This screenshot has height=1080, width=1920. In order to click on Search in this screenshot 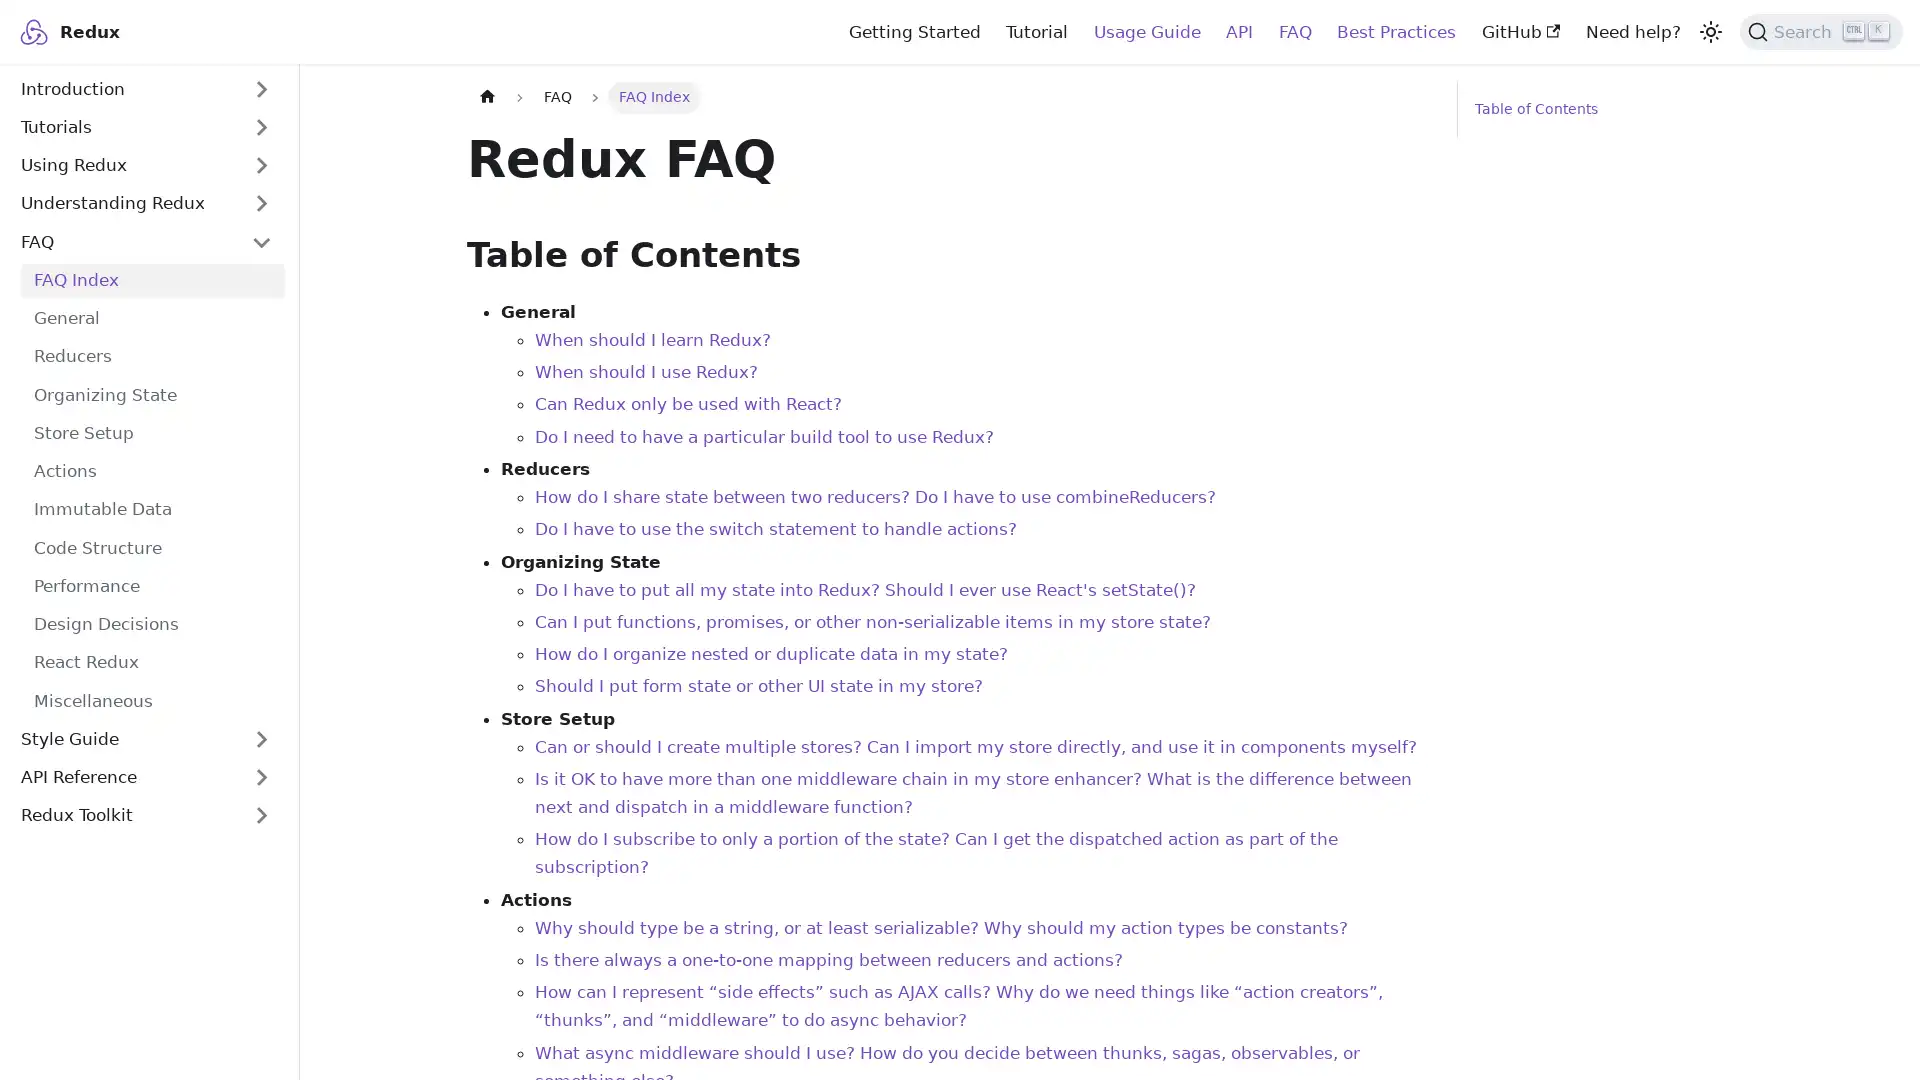, I will do `click(1821, 30)`.